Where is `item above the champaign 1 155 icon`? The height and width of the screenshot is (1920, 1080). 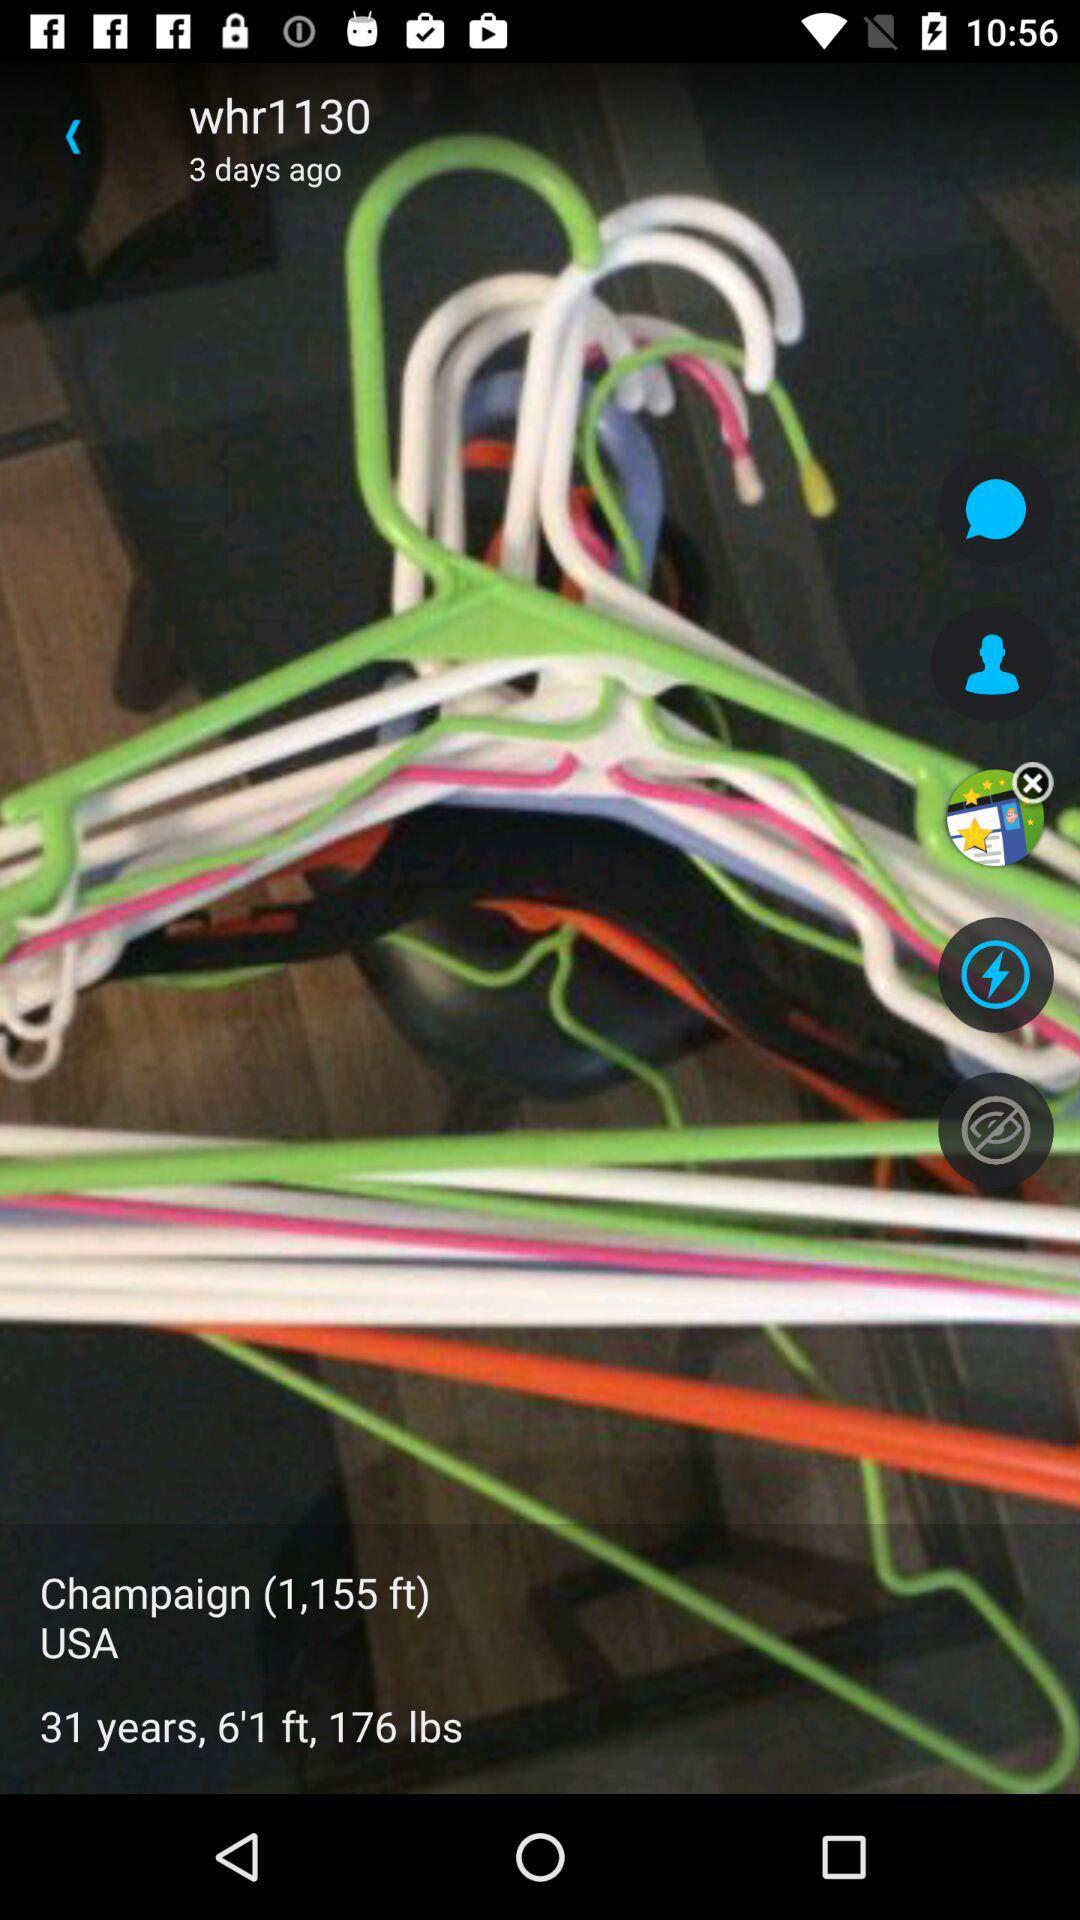 item above the champaign 1 155 icon is located at coordinates (72, 135).